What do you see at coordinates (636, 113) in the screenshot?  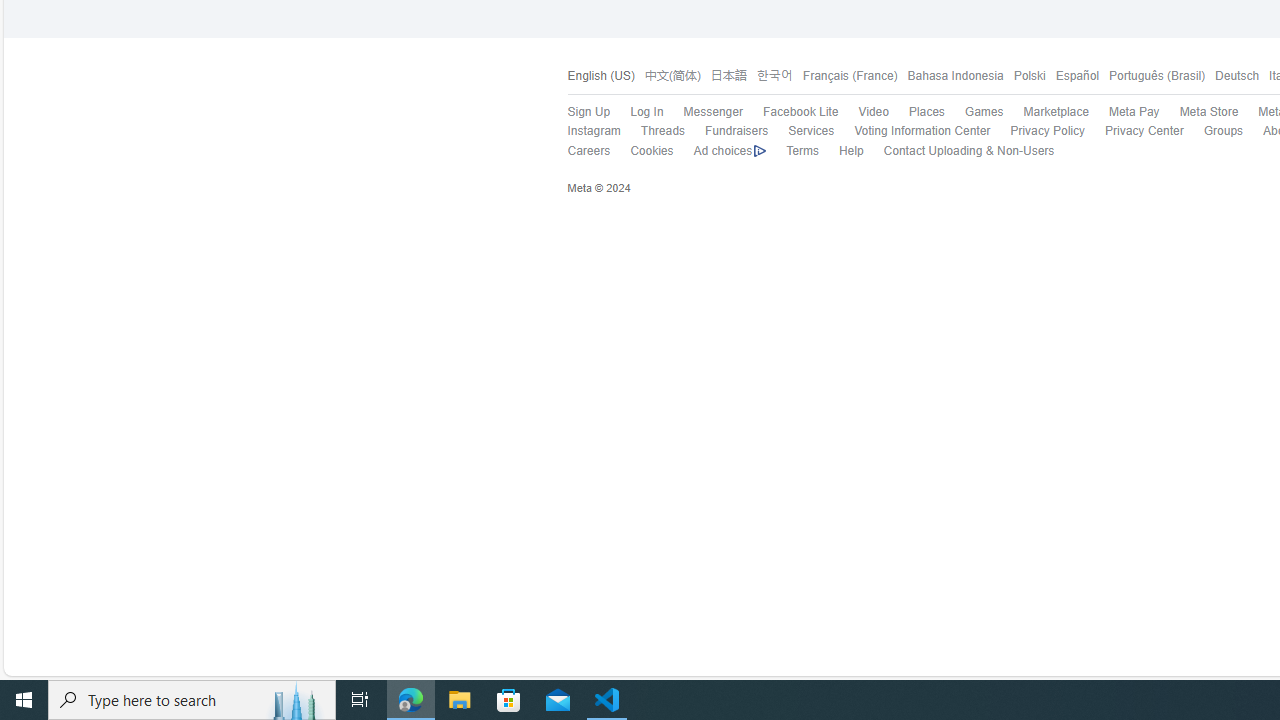 I see `'Log In'` at bounding box center [636, 113].